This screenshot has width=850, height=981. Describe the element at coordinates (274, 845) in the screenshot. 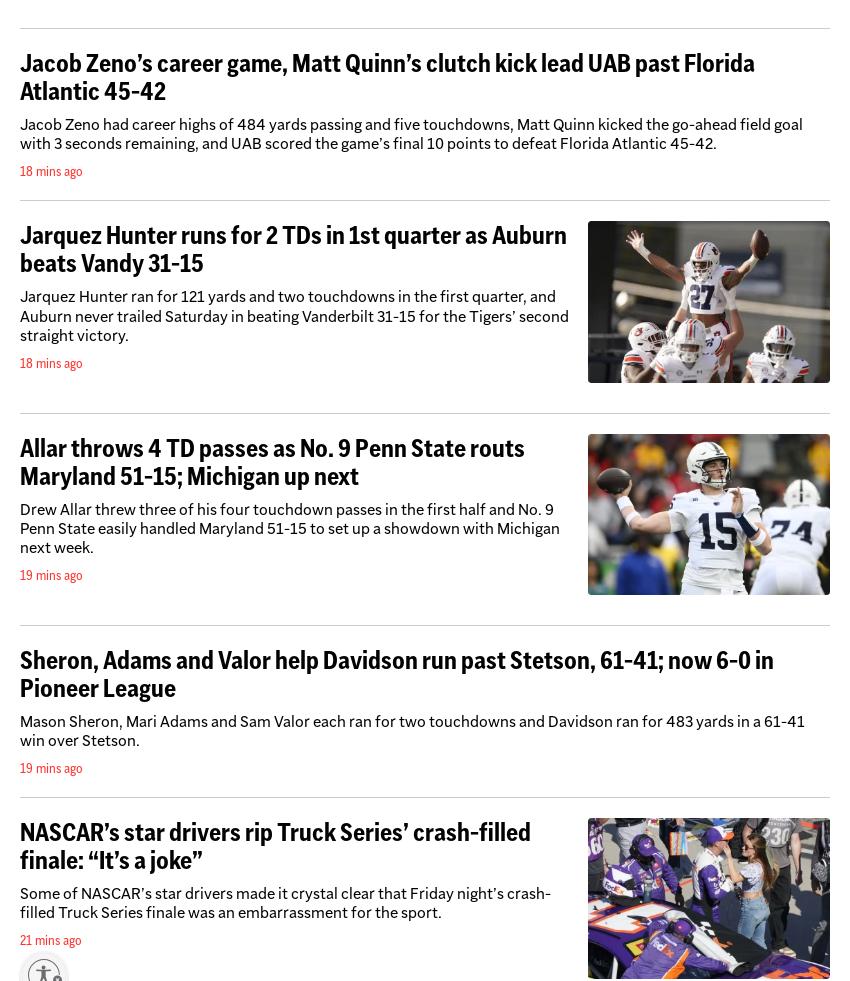

I see `'NASCAR’s star drivers rip Truck Series’ crash-filled finale: “It’s a joke”'` at that location.